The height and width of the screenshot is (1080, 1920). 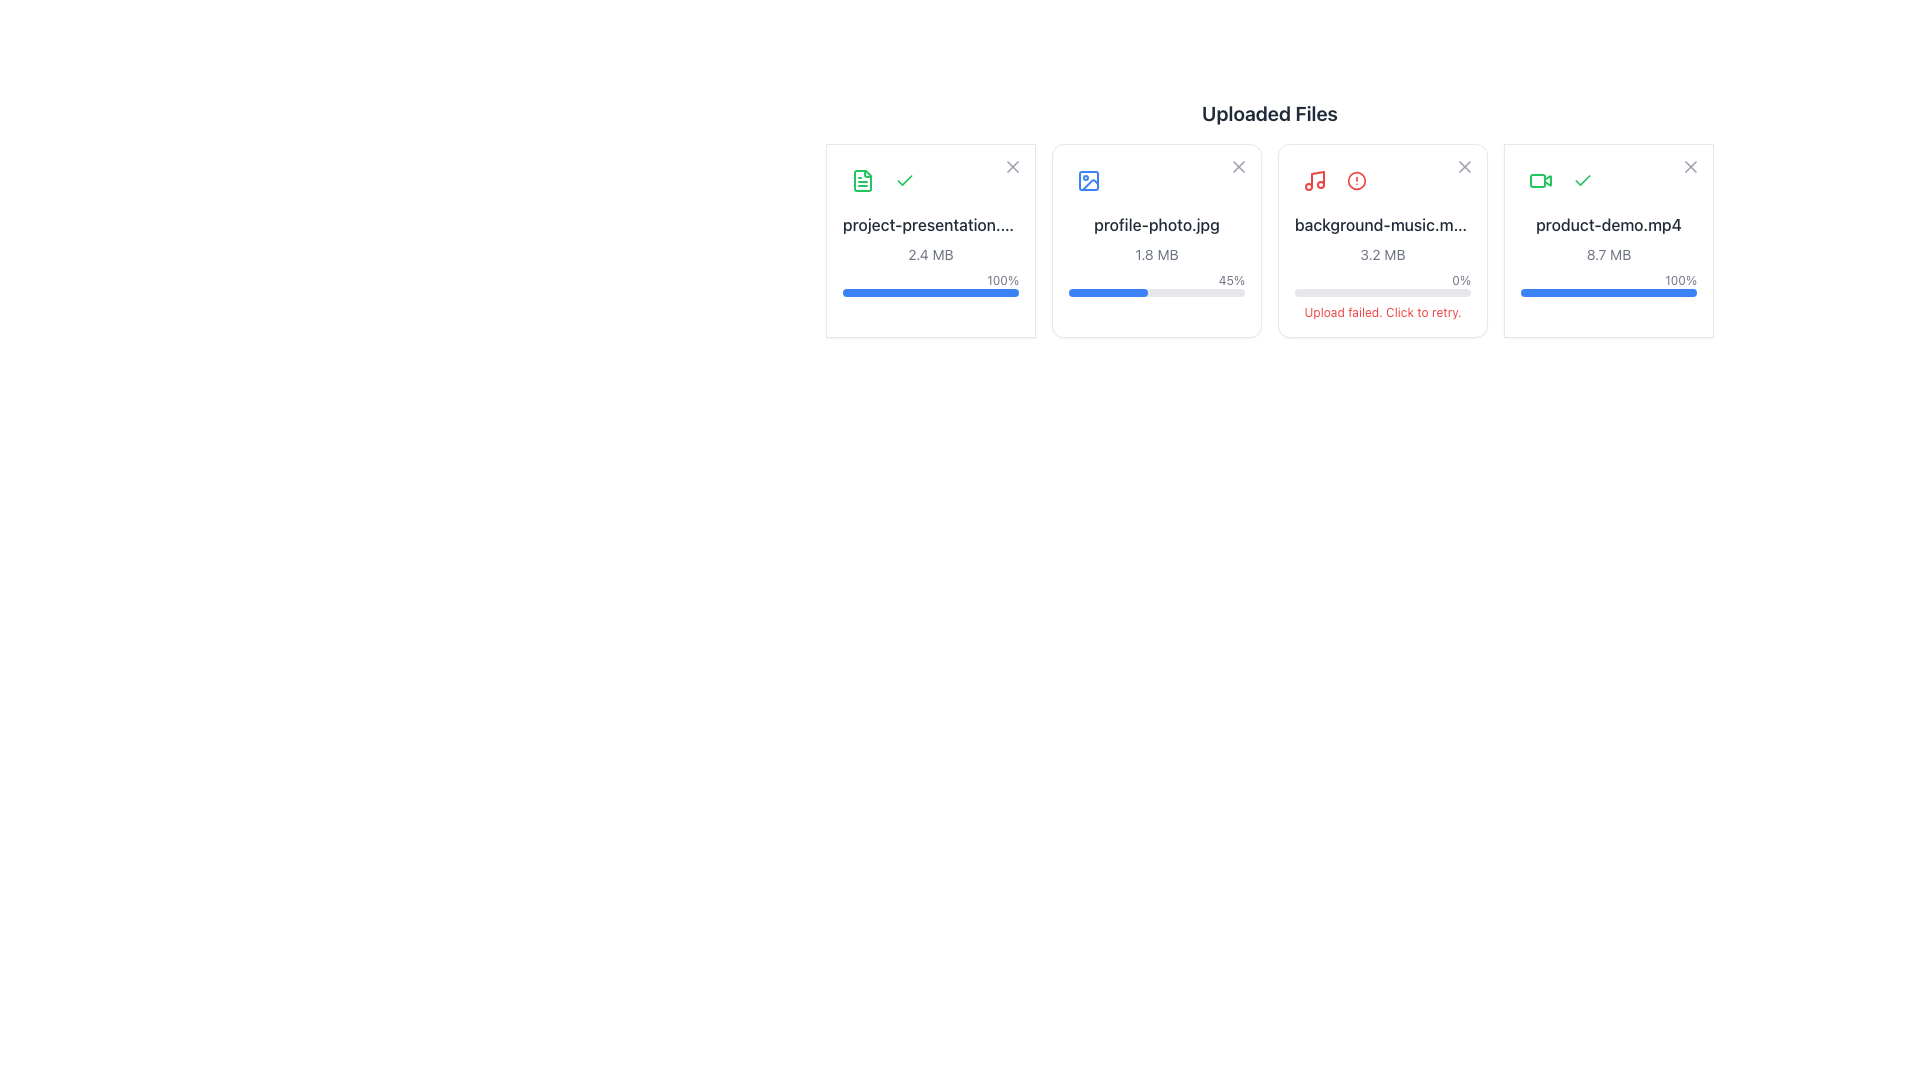 I want to click on the file-type indicator icon representing an image file in the 'Uploaded Files' section, so click(x=1088, y=181).